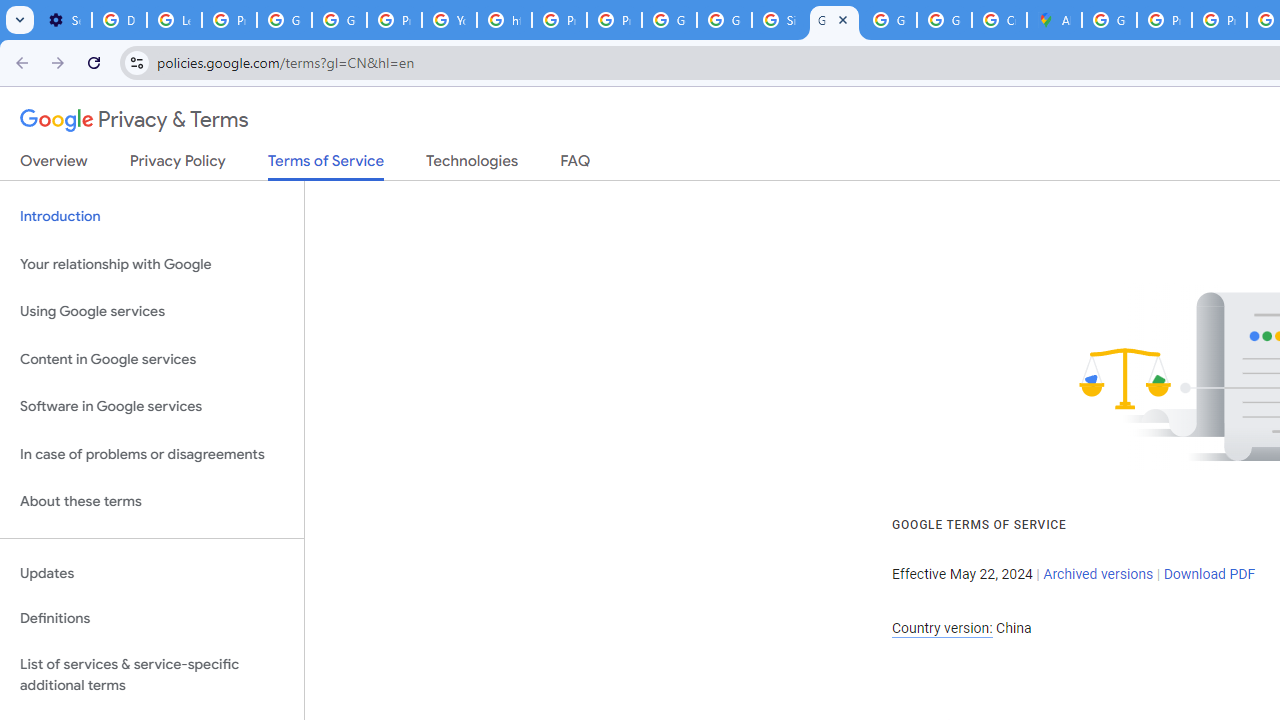 Image resolution: width=1280 pixels, height=720 pixels. Describe the element at coordinates (151, 501) in the screenshot. I see `'About these terms'` at that location.